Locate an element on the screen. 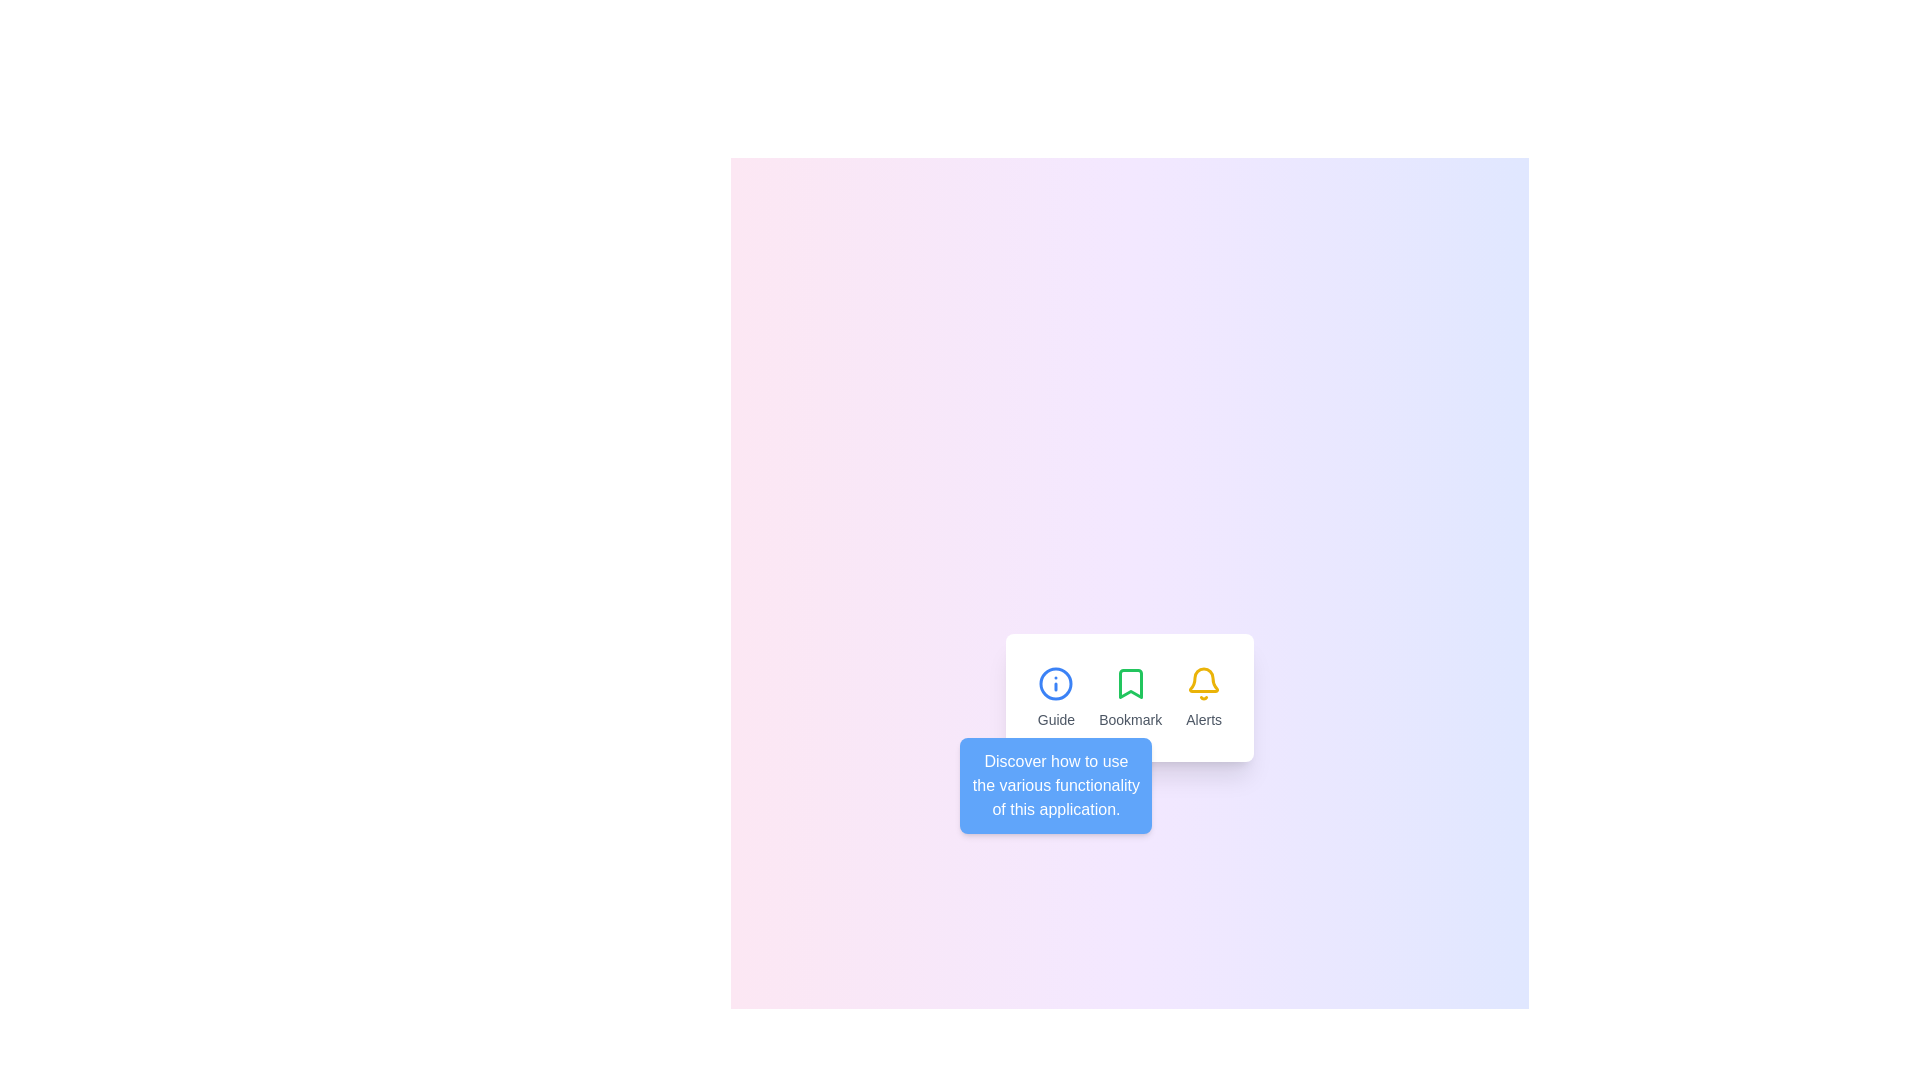  the Tooltip or informational box that provides additional information about the 'Guide' section for accessibility purposes is located at coordinates (1055, 785).